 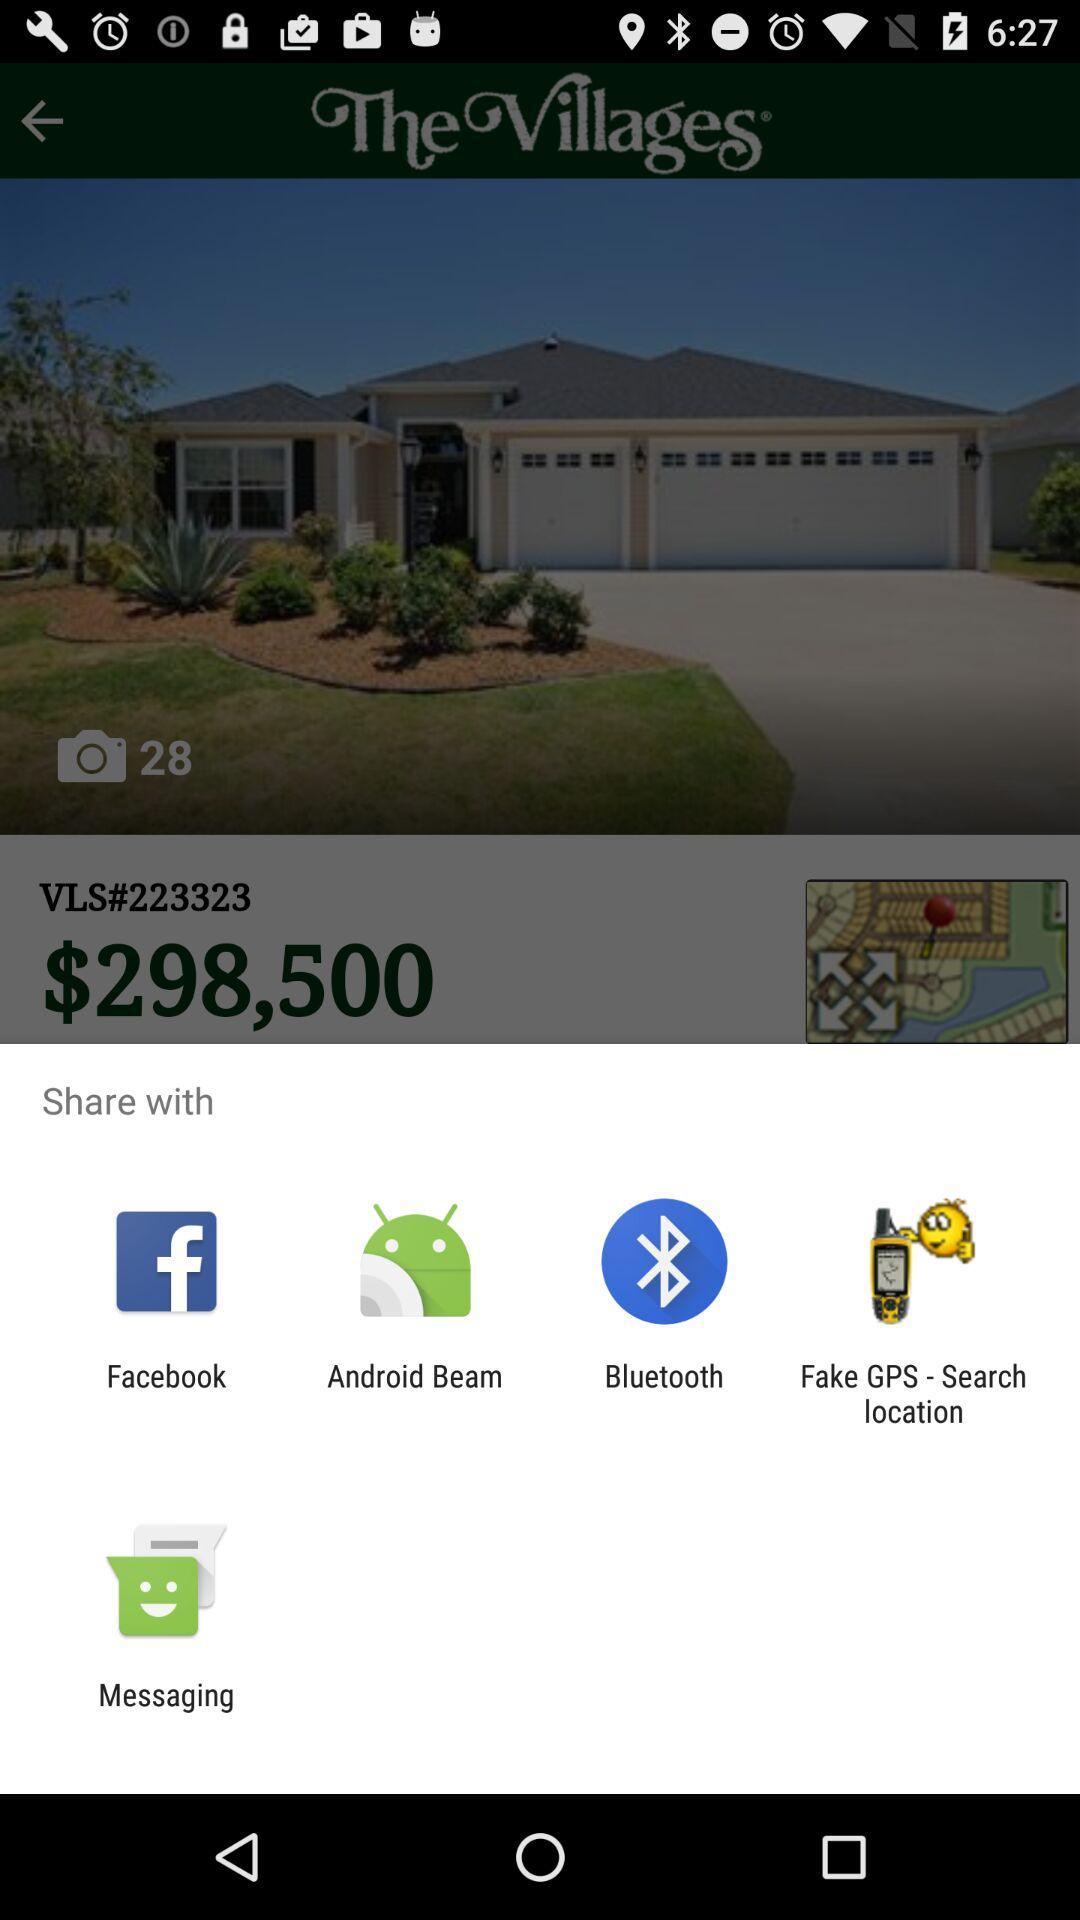 What do you see at coordinates (165, 1711) in the screenshot?
I see `the messaging item` at bounding box center [165, 1711].